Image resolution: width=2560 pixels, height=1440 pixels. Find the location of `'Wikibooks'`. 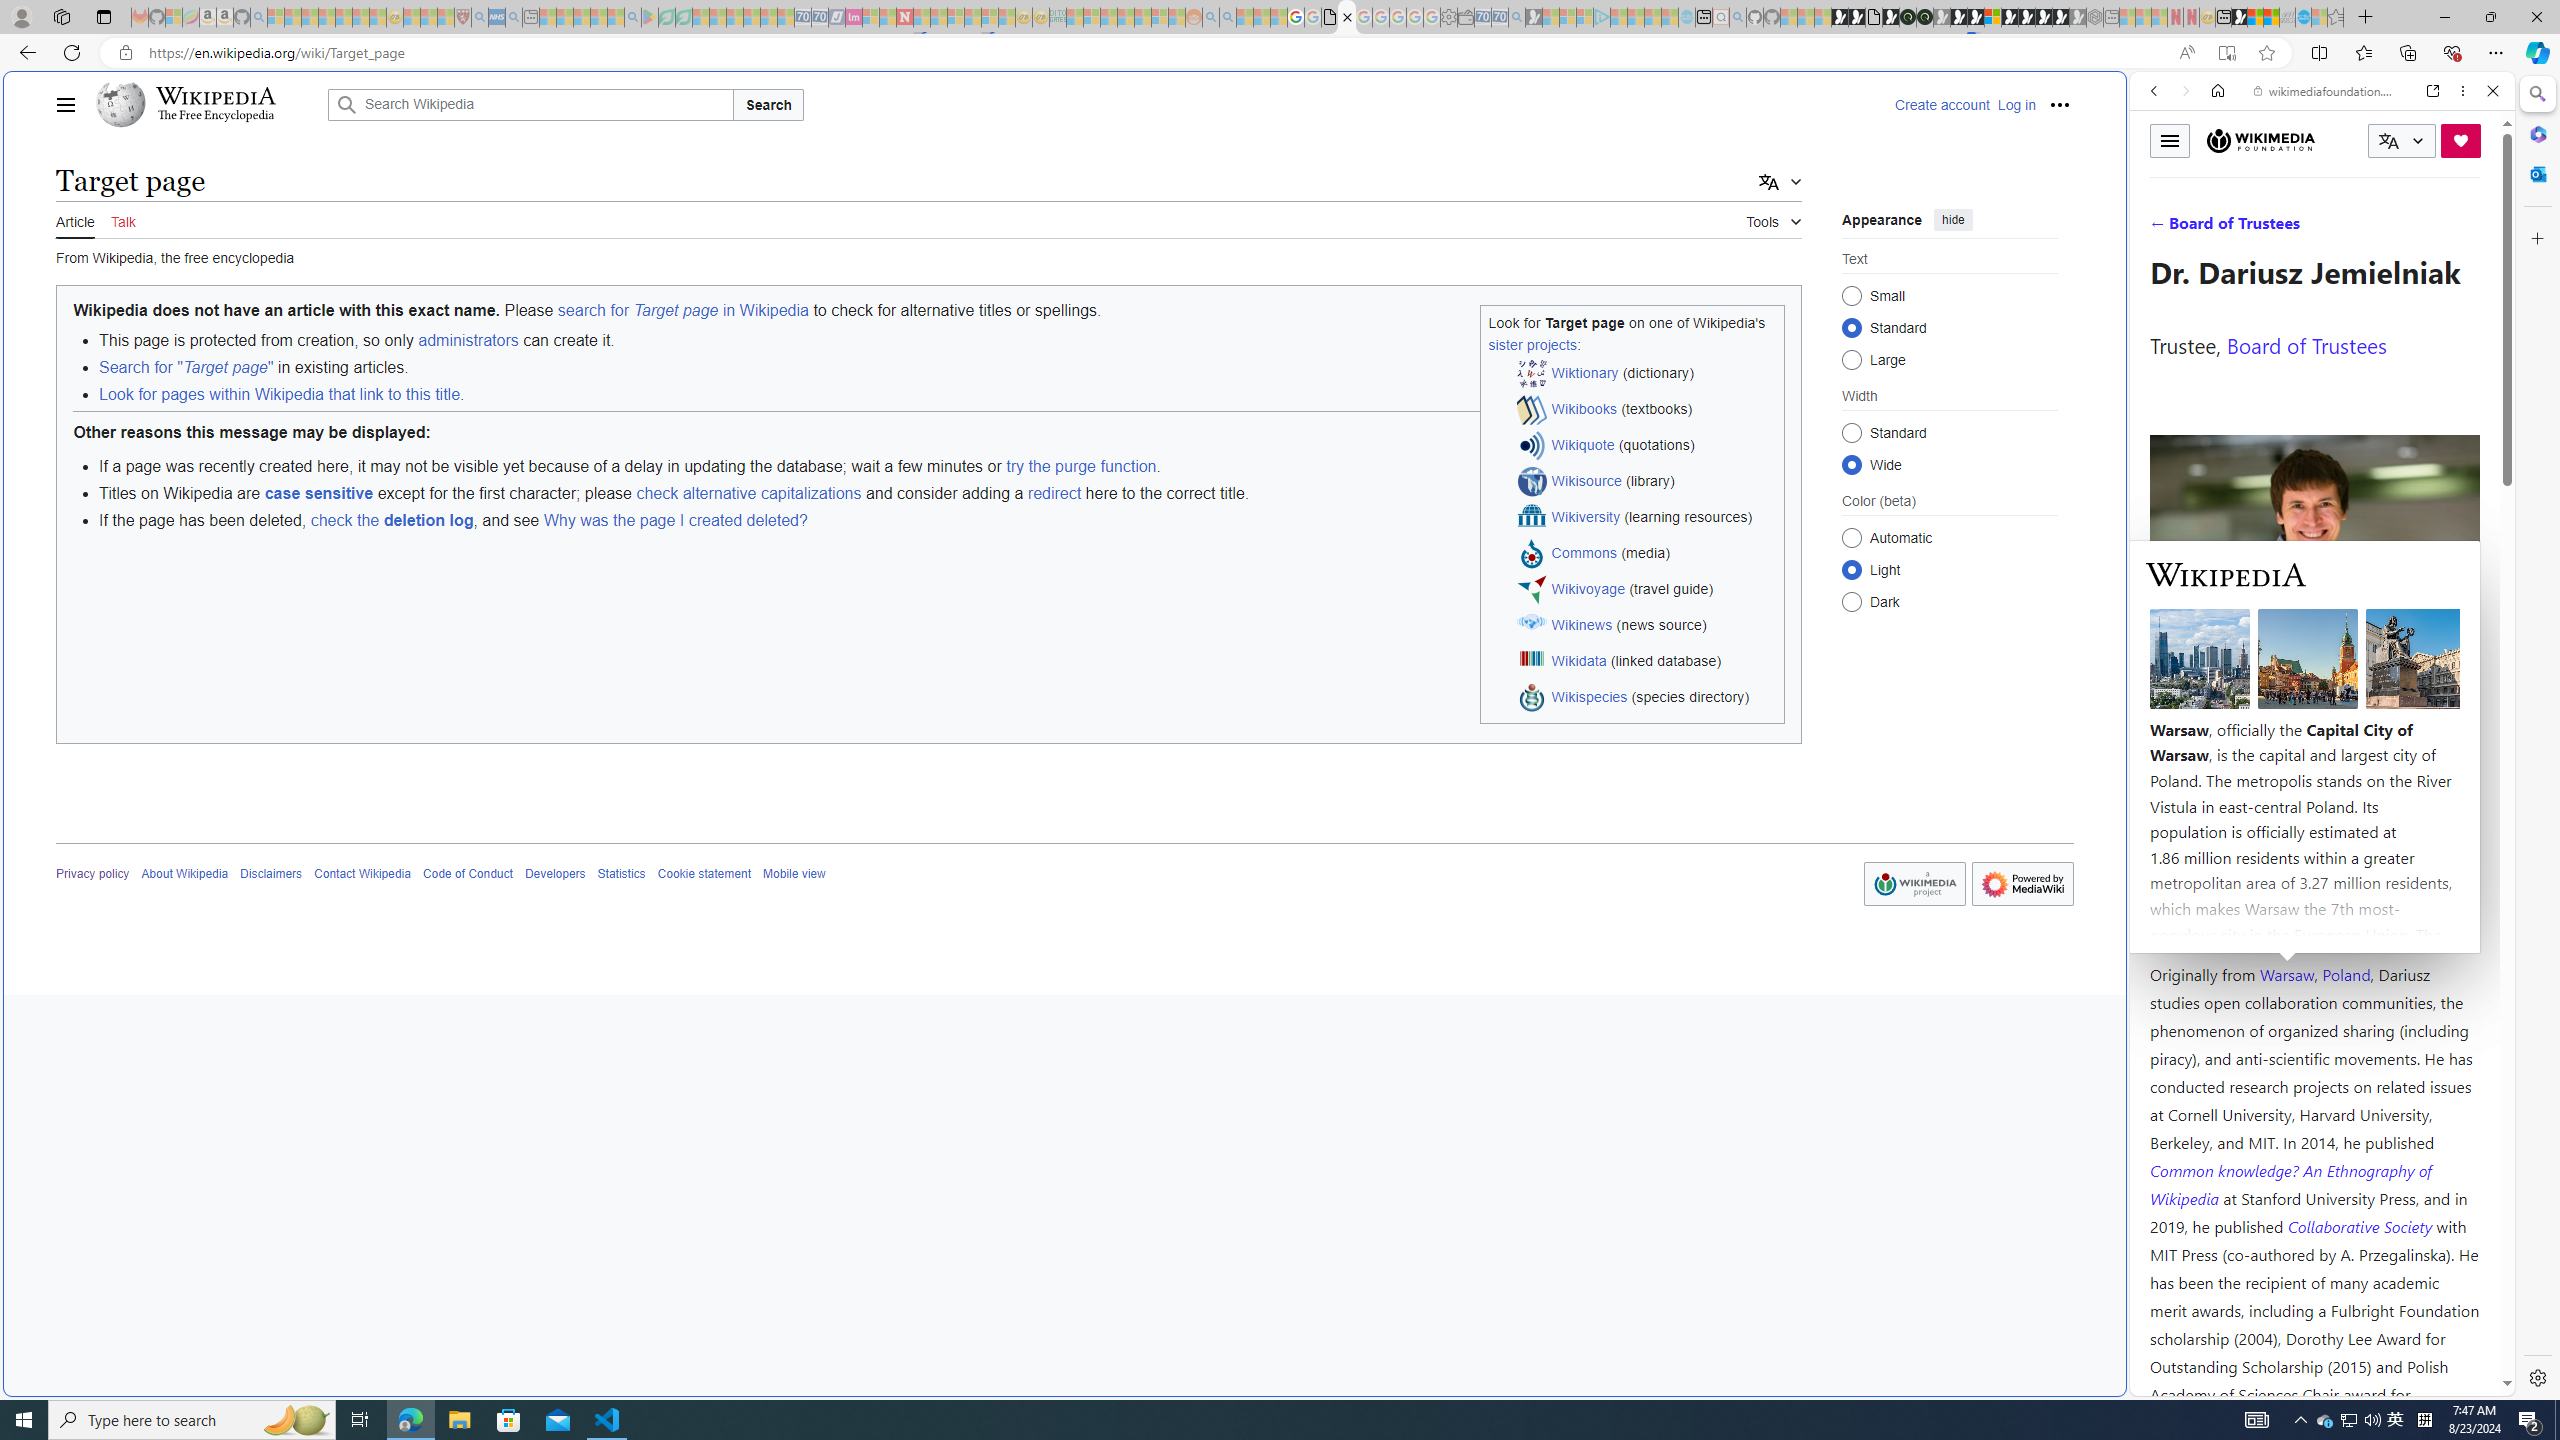

'Wikibooks' is located at coordinates (1583, 407).